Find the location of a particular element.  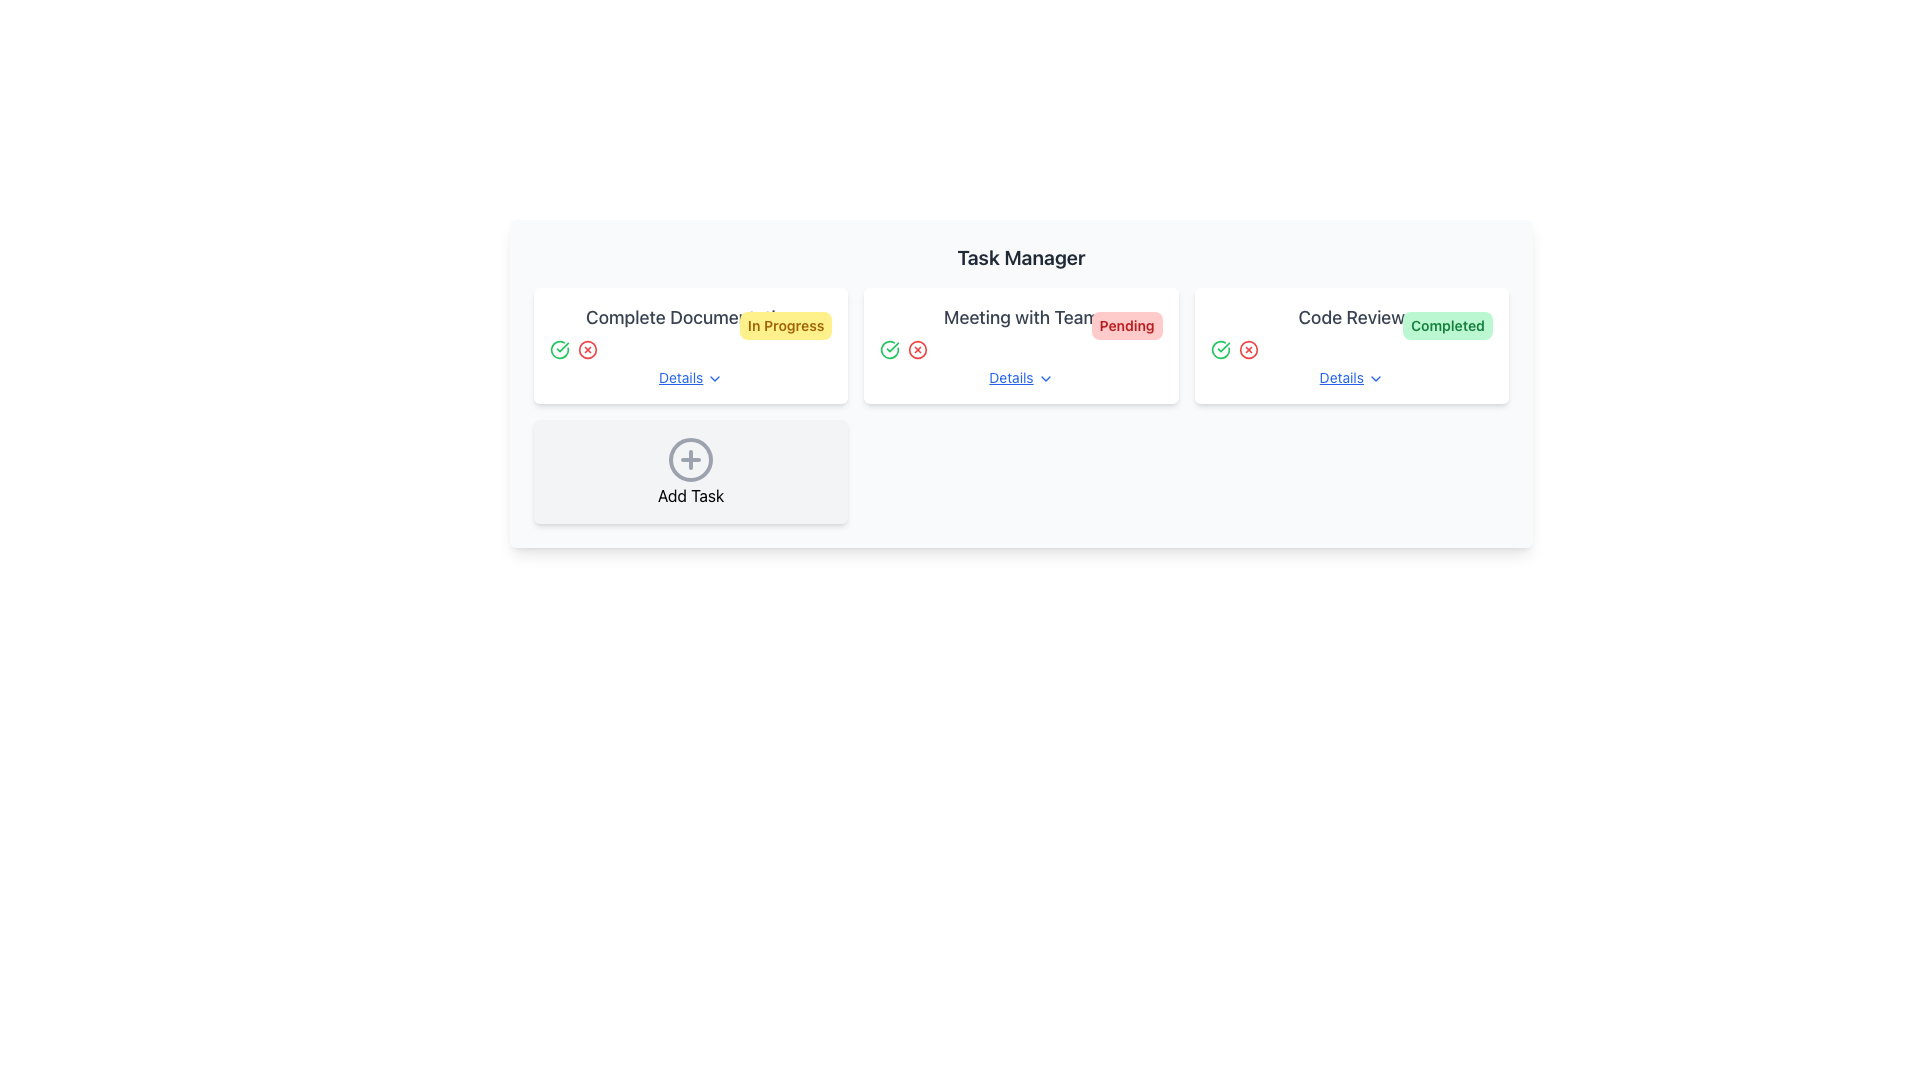

the downward-facing chevron icon located immediately to the right of the 'Details' text in the 'Meeting with Team' task card is located at coordinates (1044, 379).